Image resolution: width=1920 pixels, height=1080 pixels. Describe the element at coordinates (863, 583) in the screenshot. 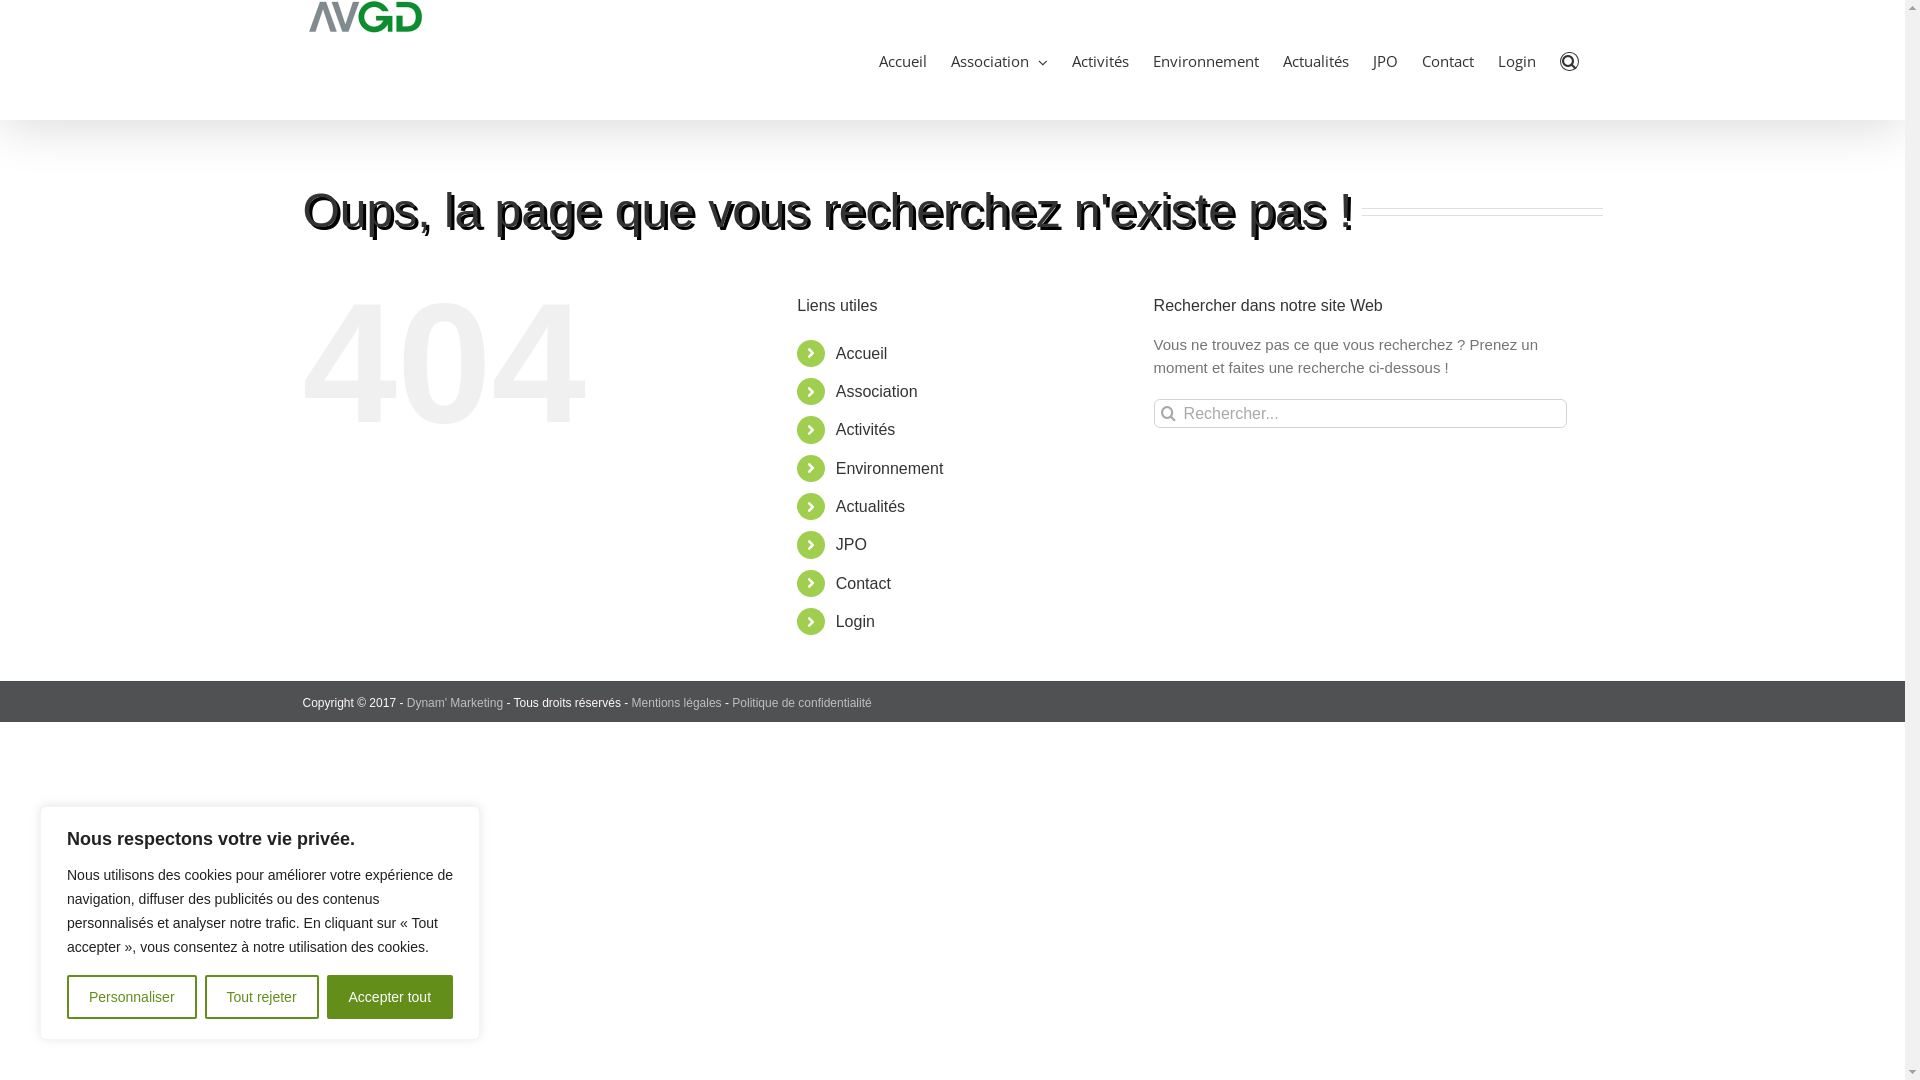

I see `'Contact'` at that location.